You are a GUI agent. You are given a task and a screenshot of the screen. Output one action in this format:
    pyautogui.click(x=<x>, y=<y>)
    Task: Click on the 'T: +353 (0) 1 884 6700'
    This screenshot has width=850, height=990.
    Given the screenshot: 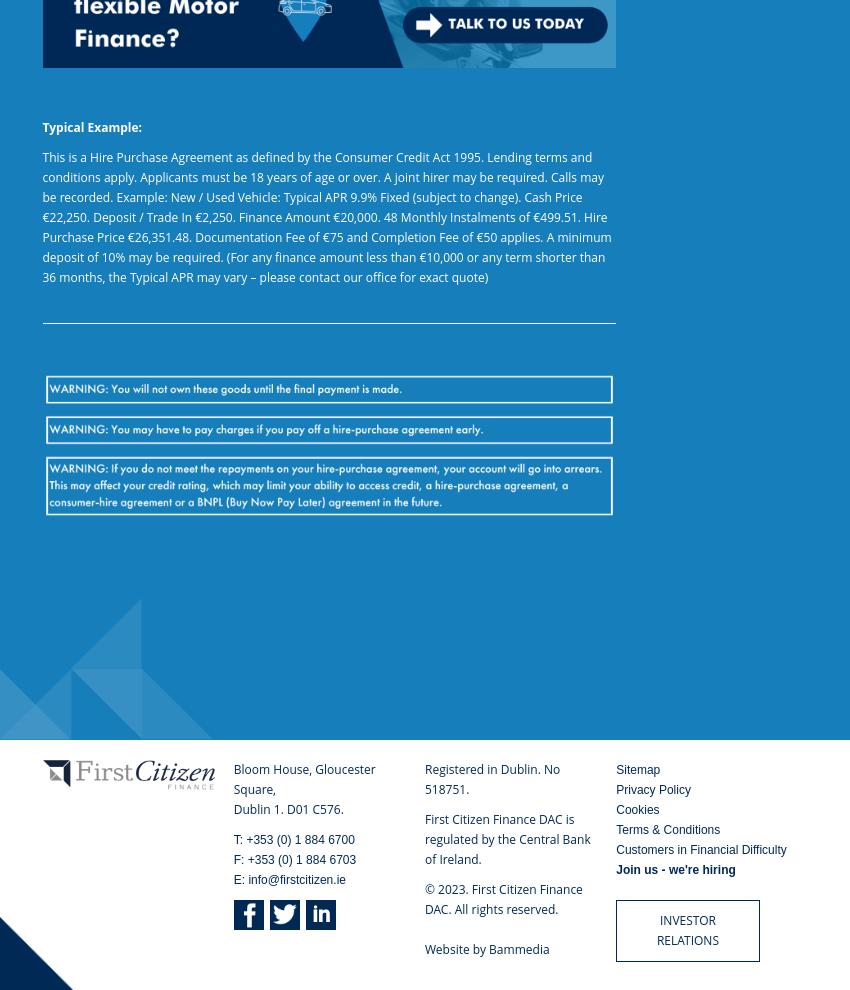 What is the action you would take?
    pyautogui.click(x=292, y=839)
    